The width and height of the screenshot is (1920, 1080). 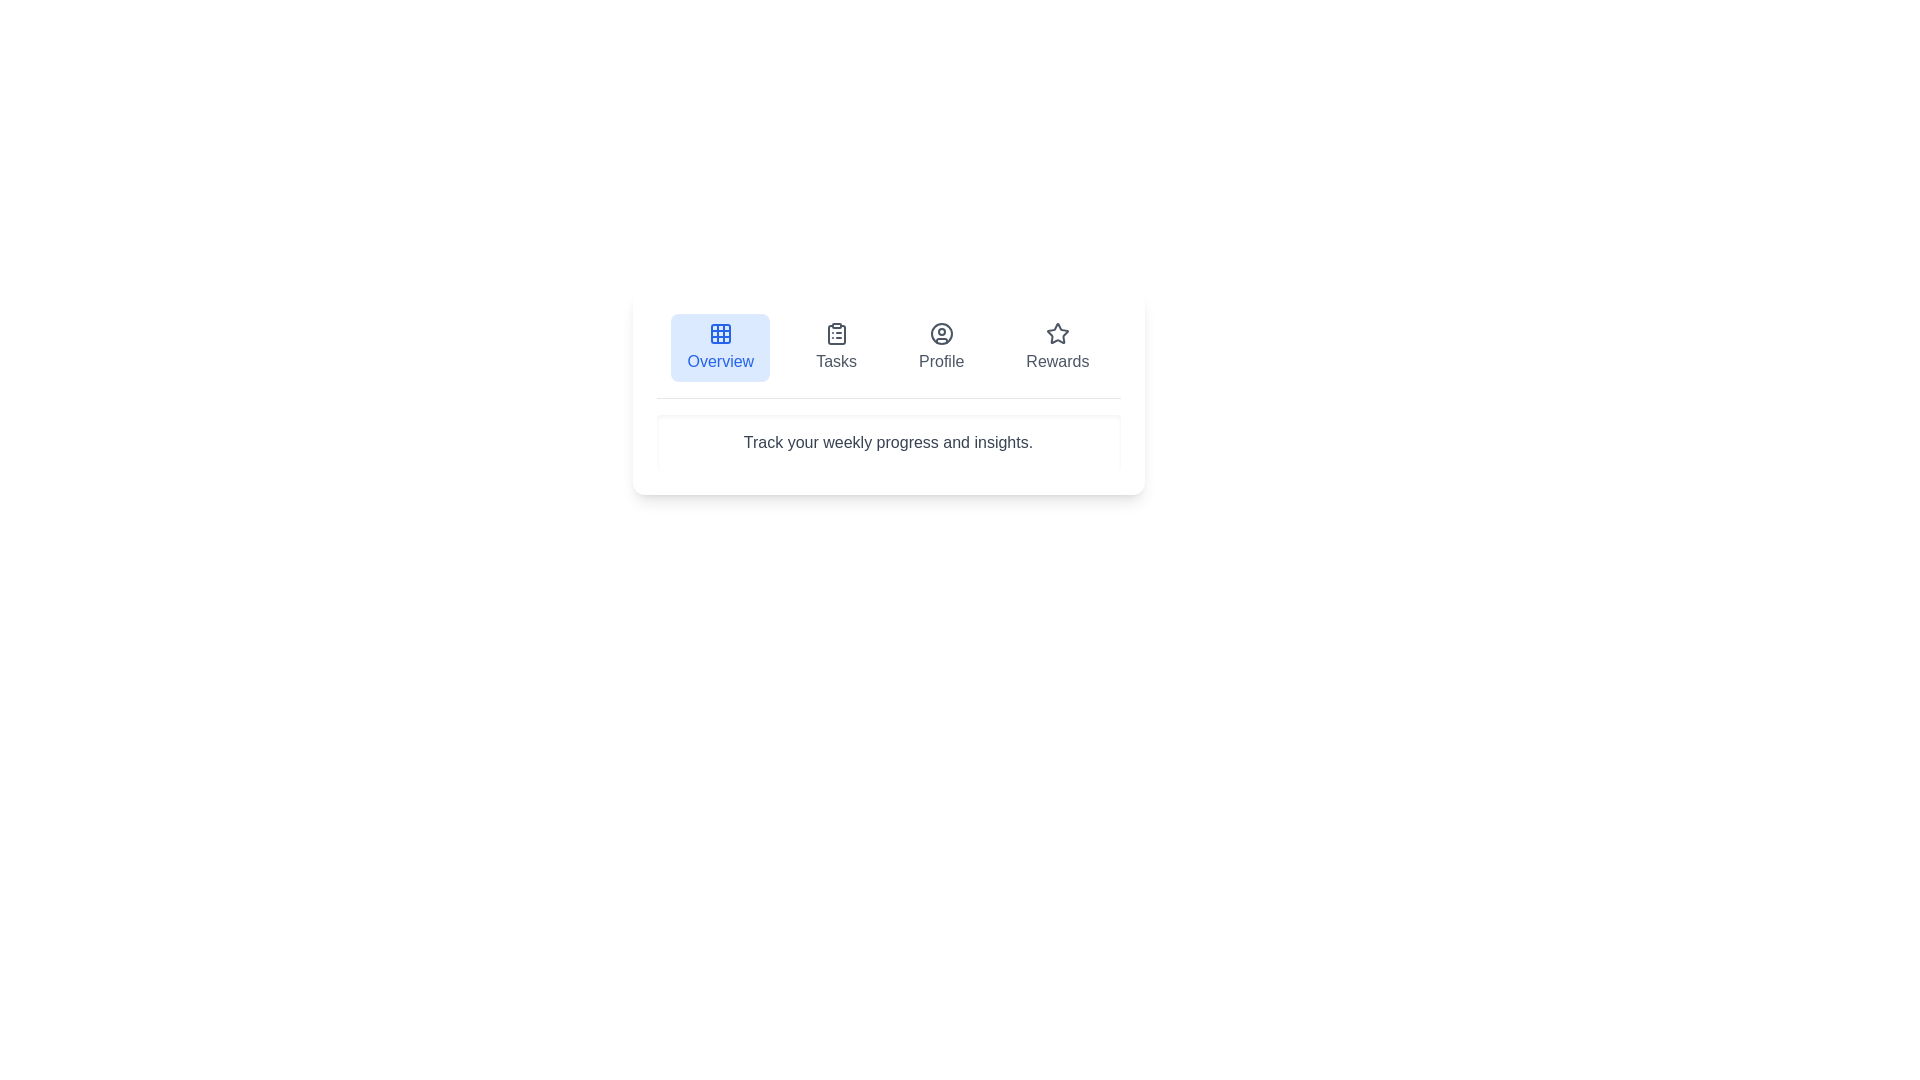 What do you see at coordinates (1056, 346) in the screenshot?
I see `the 'Rewards' button, which features a hollow star icon above the text styled in gray, located in the horizontal navigation menu on the far right` at bounding box center [1056, 346].